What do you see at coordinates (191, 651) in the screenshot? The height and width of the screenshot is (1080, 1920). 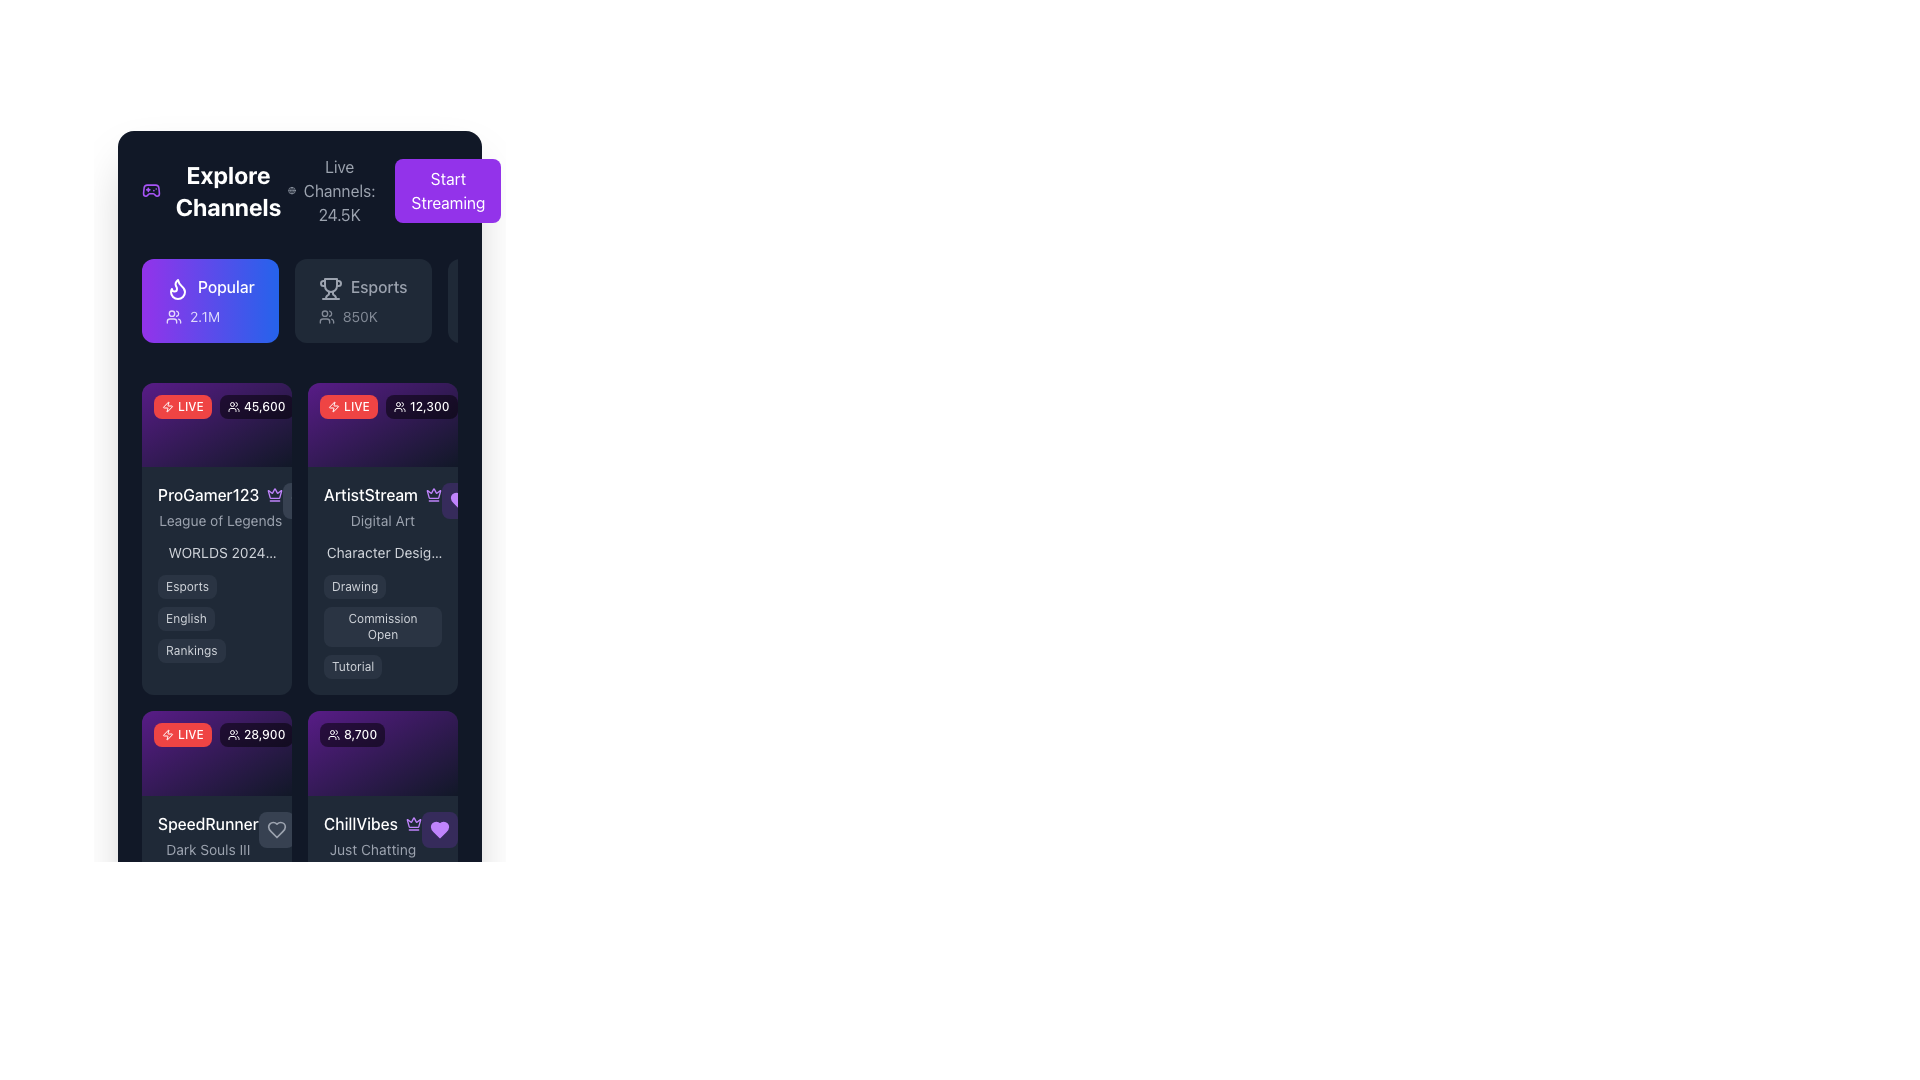 I see `the 'Rankings' label, which is the third item in a vertically stacked list of labels including 'Esports' and 'English', located on the second row of a card layout` at bounding box center [191, 651].